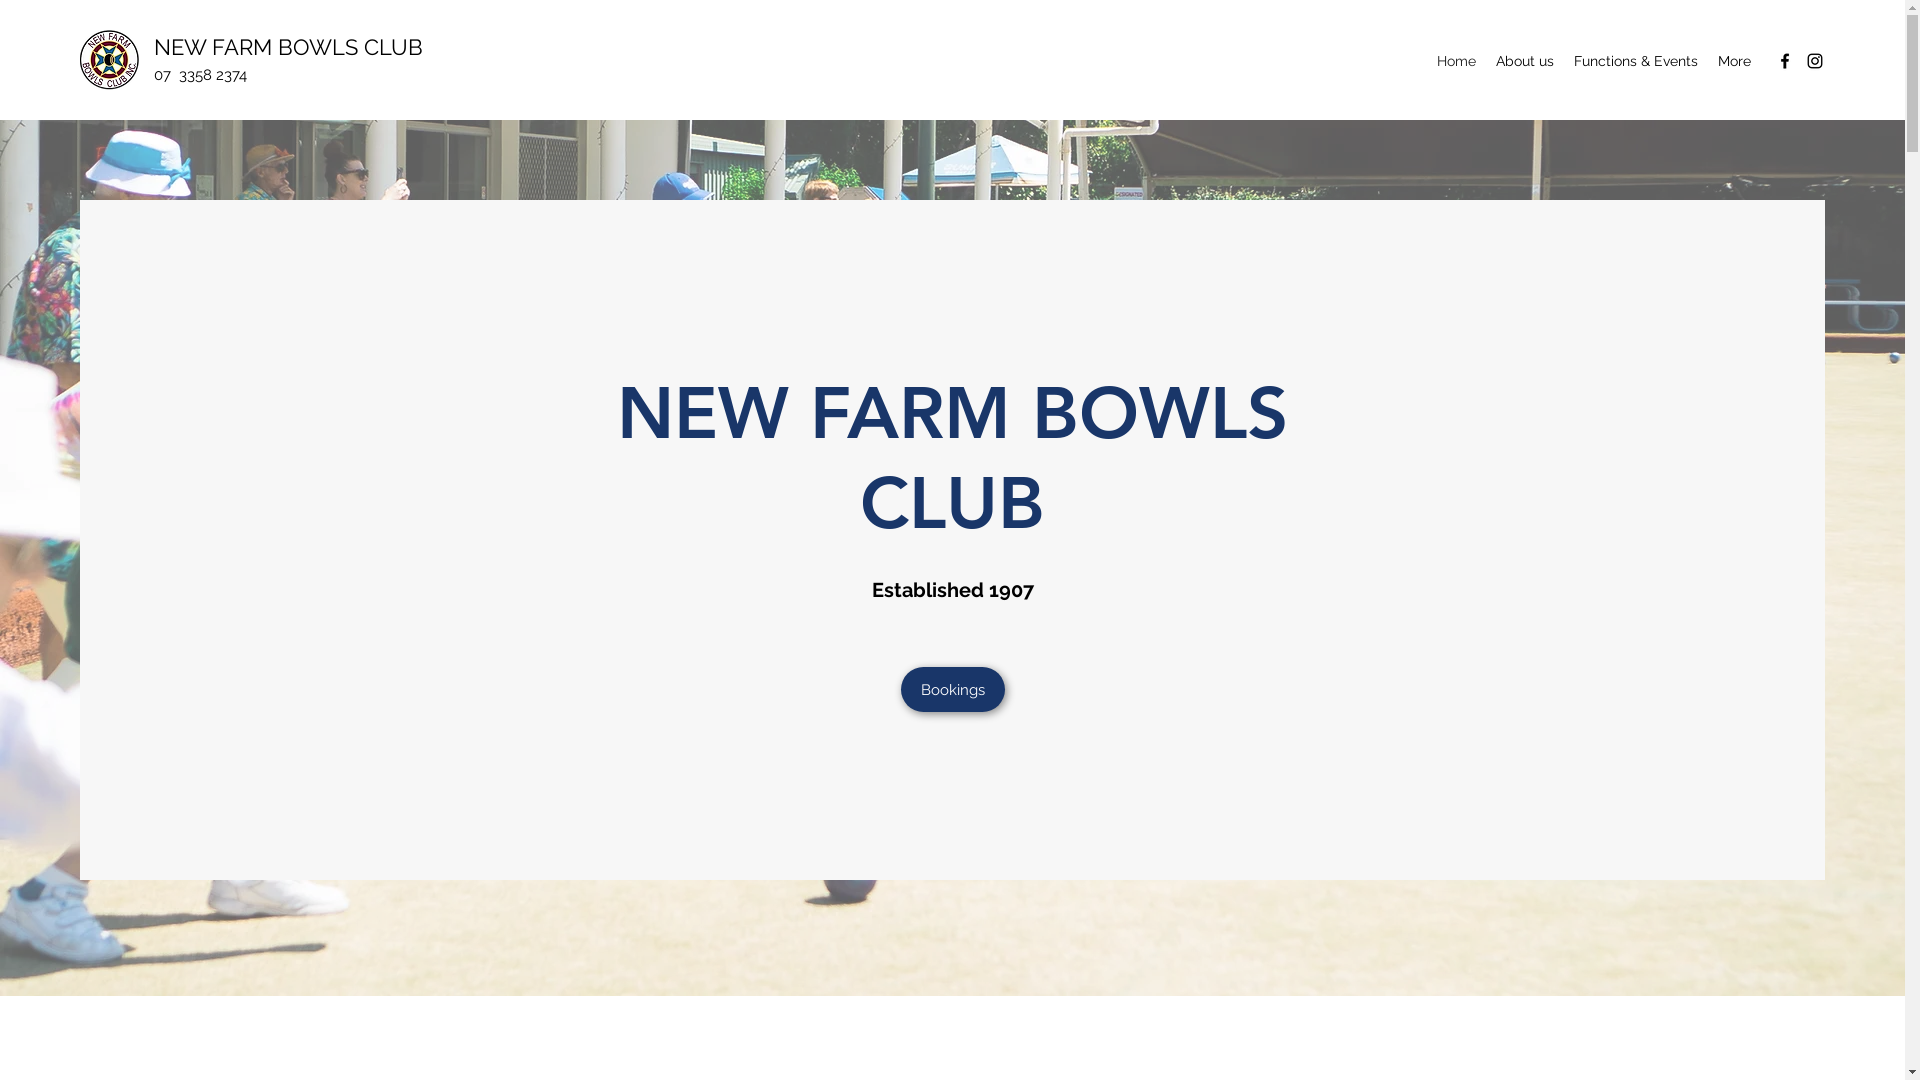 This screenshot has height=1080, width=1920. I want to click on 'Functions & Events', so click(1563, 60).